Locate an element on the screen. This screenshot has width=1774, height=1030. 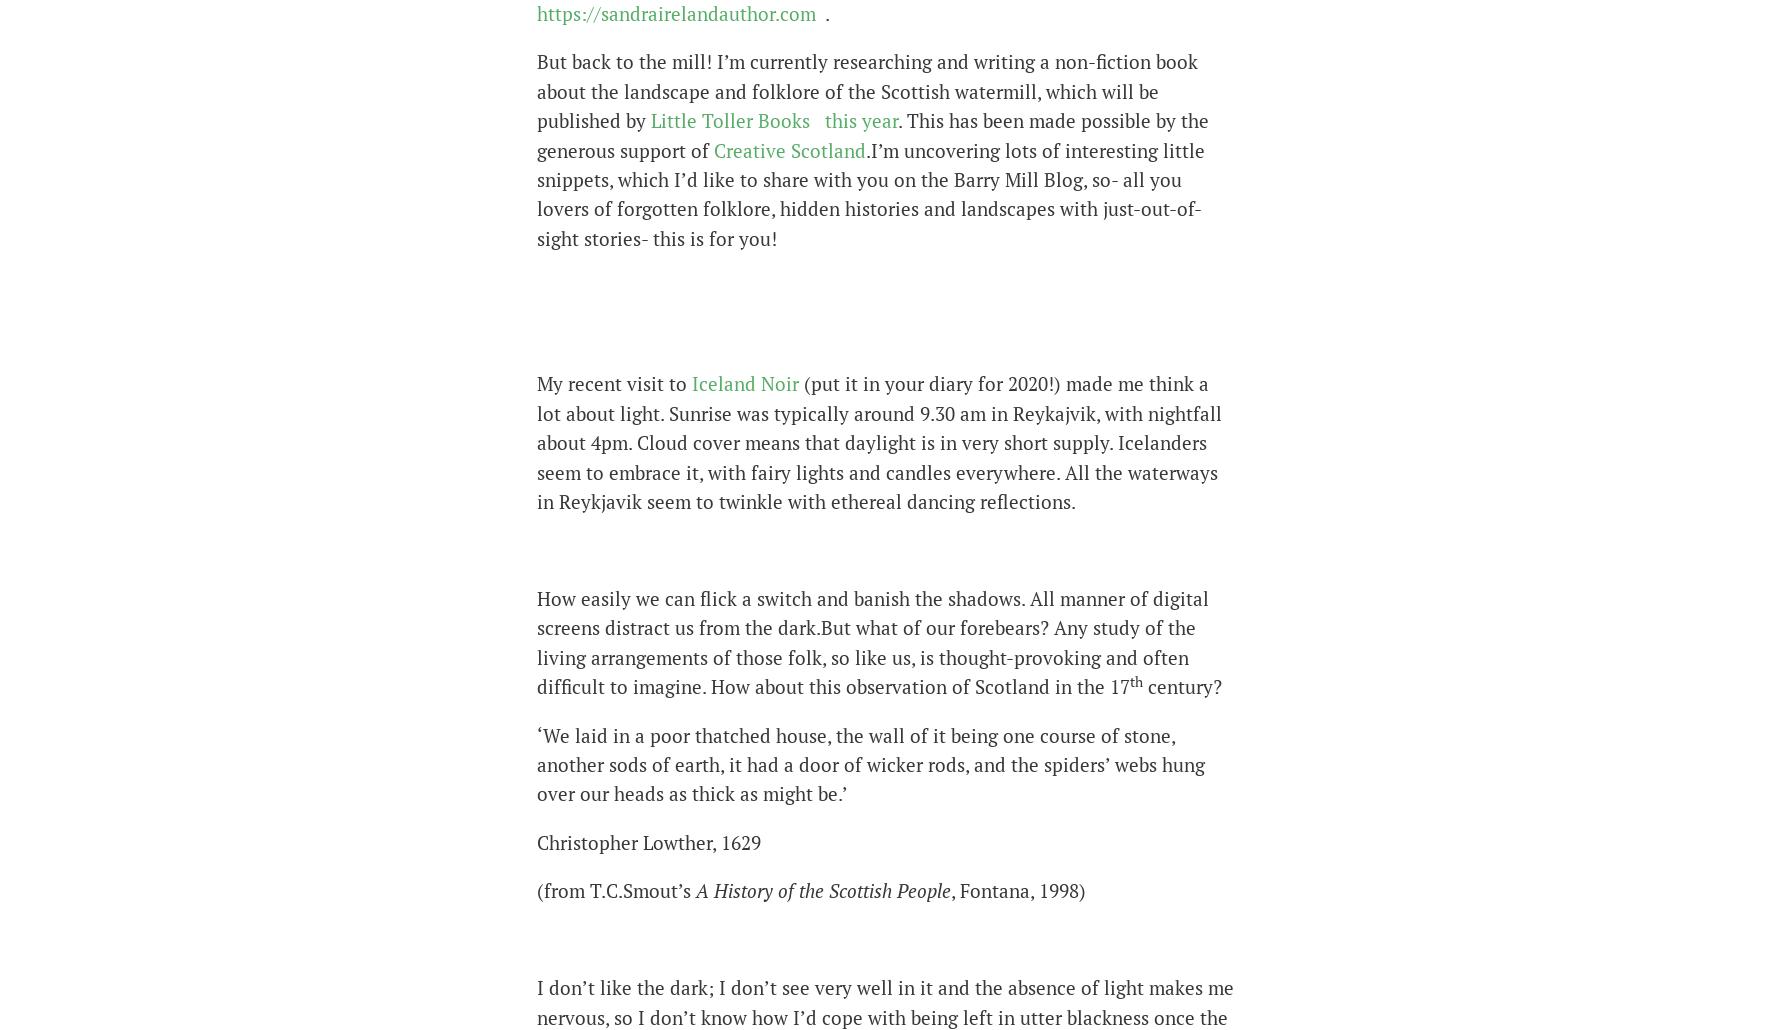
'century?' is located at coordinates (1141, 685).